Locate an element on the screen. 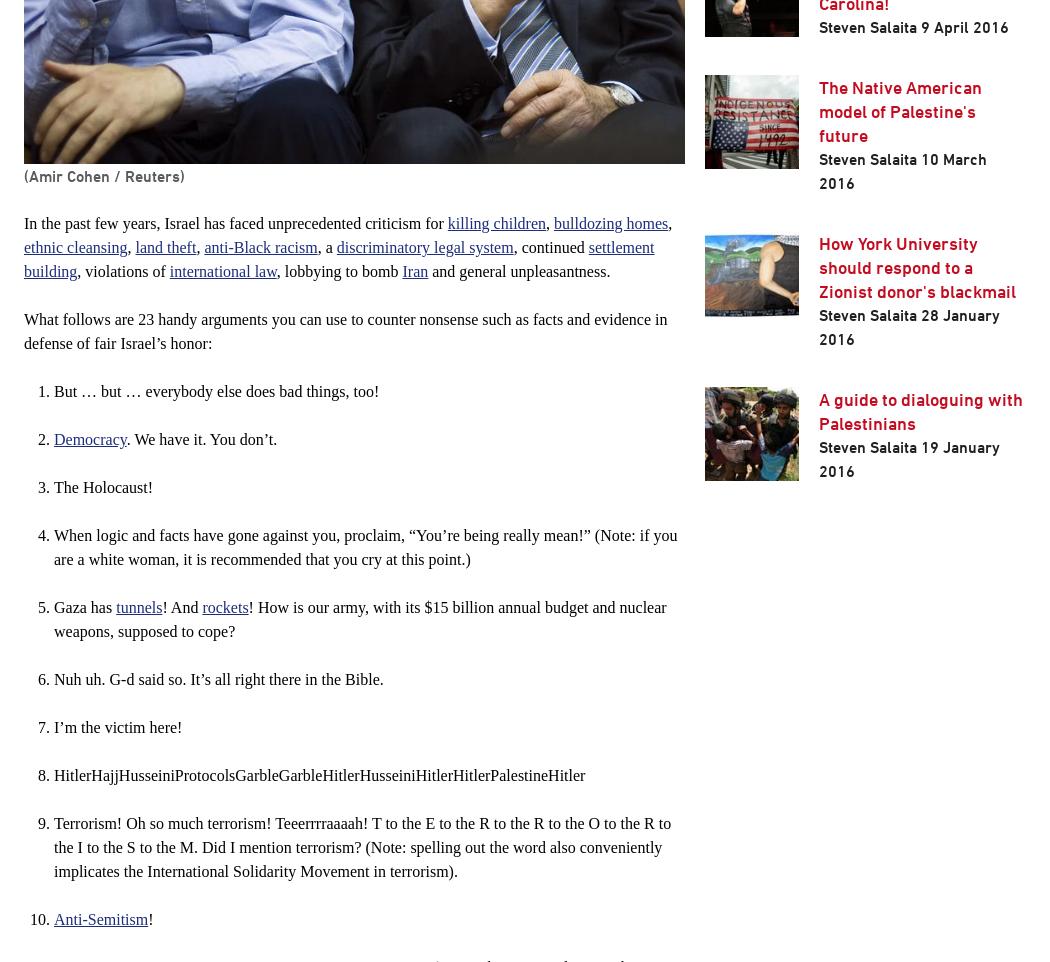 Image resolution: width=1050 pixels, height=962 pixels. 'When logic and facts have gone against you, proclaim, “You’re being really mean!” (Note: if you are a white woman, it is recommended that you cry at this point.)' is located at coordinates (364, 547).